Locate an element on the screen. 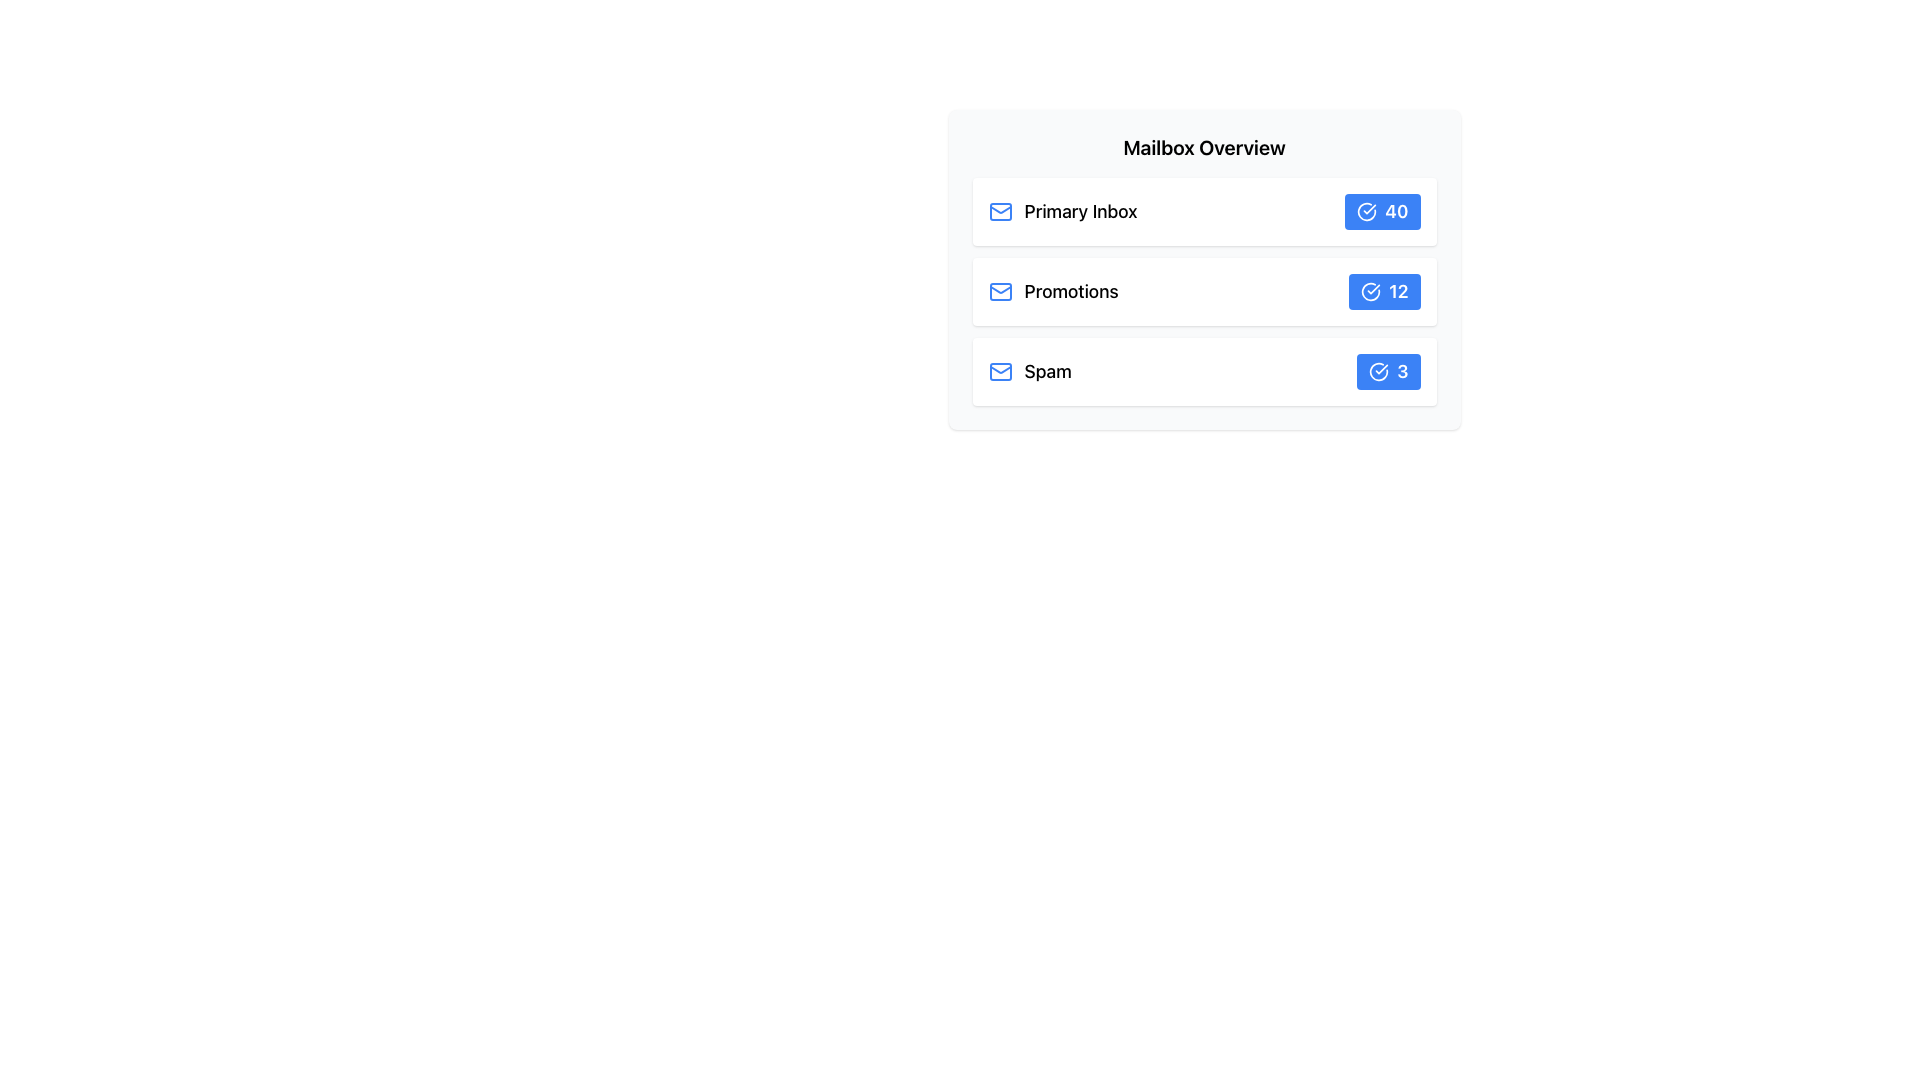 This screenshot has width=1920, height=1080. the second section of the Mailbox Overview labeled 'Promotions' is located at coordinates (1203, 292).